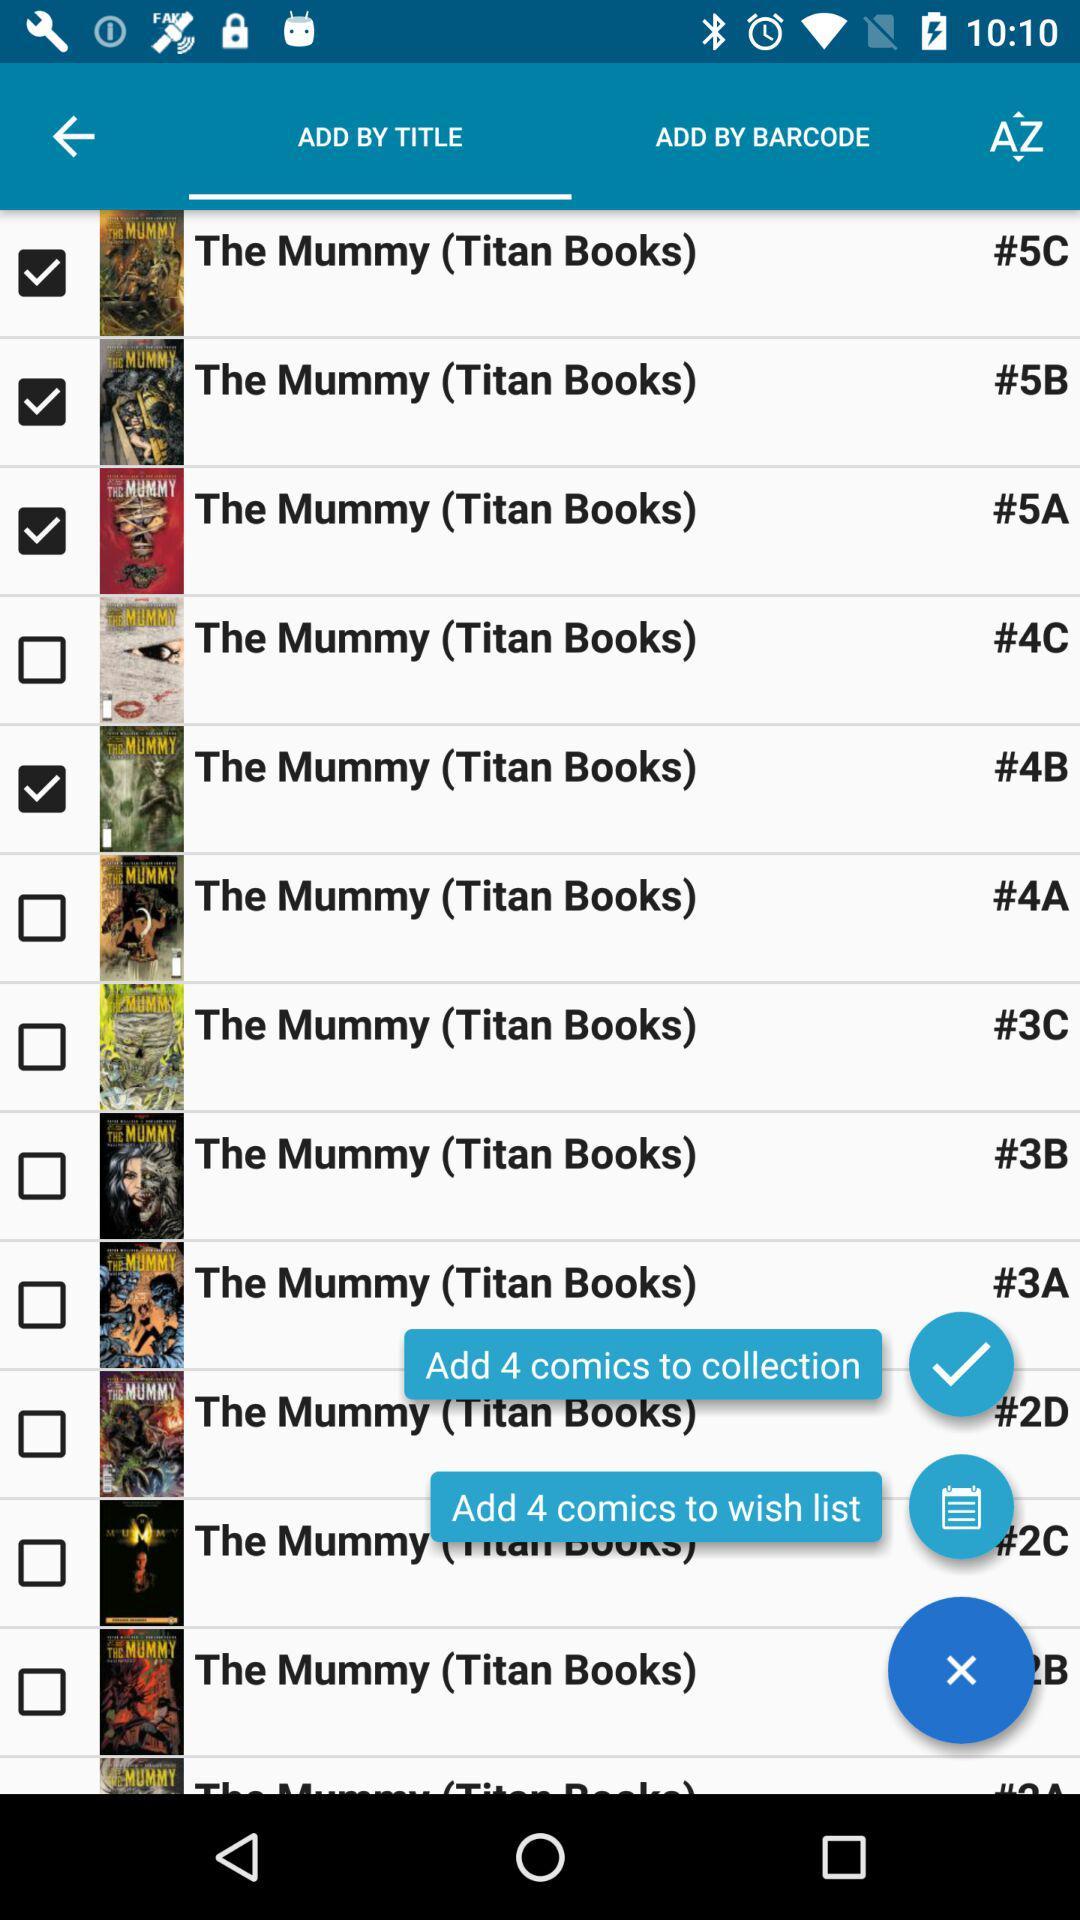 The height and width of the screenshot is (1920, 1080). I want to click on title checkbox, so click(48, 787).